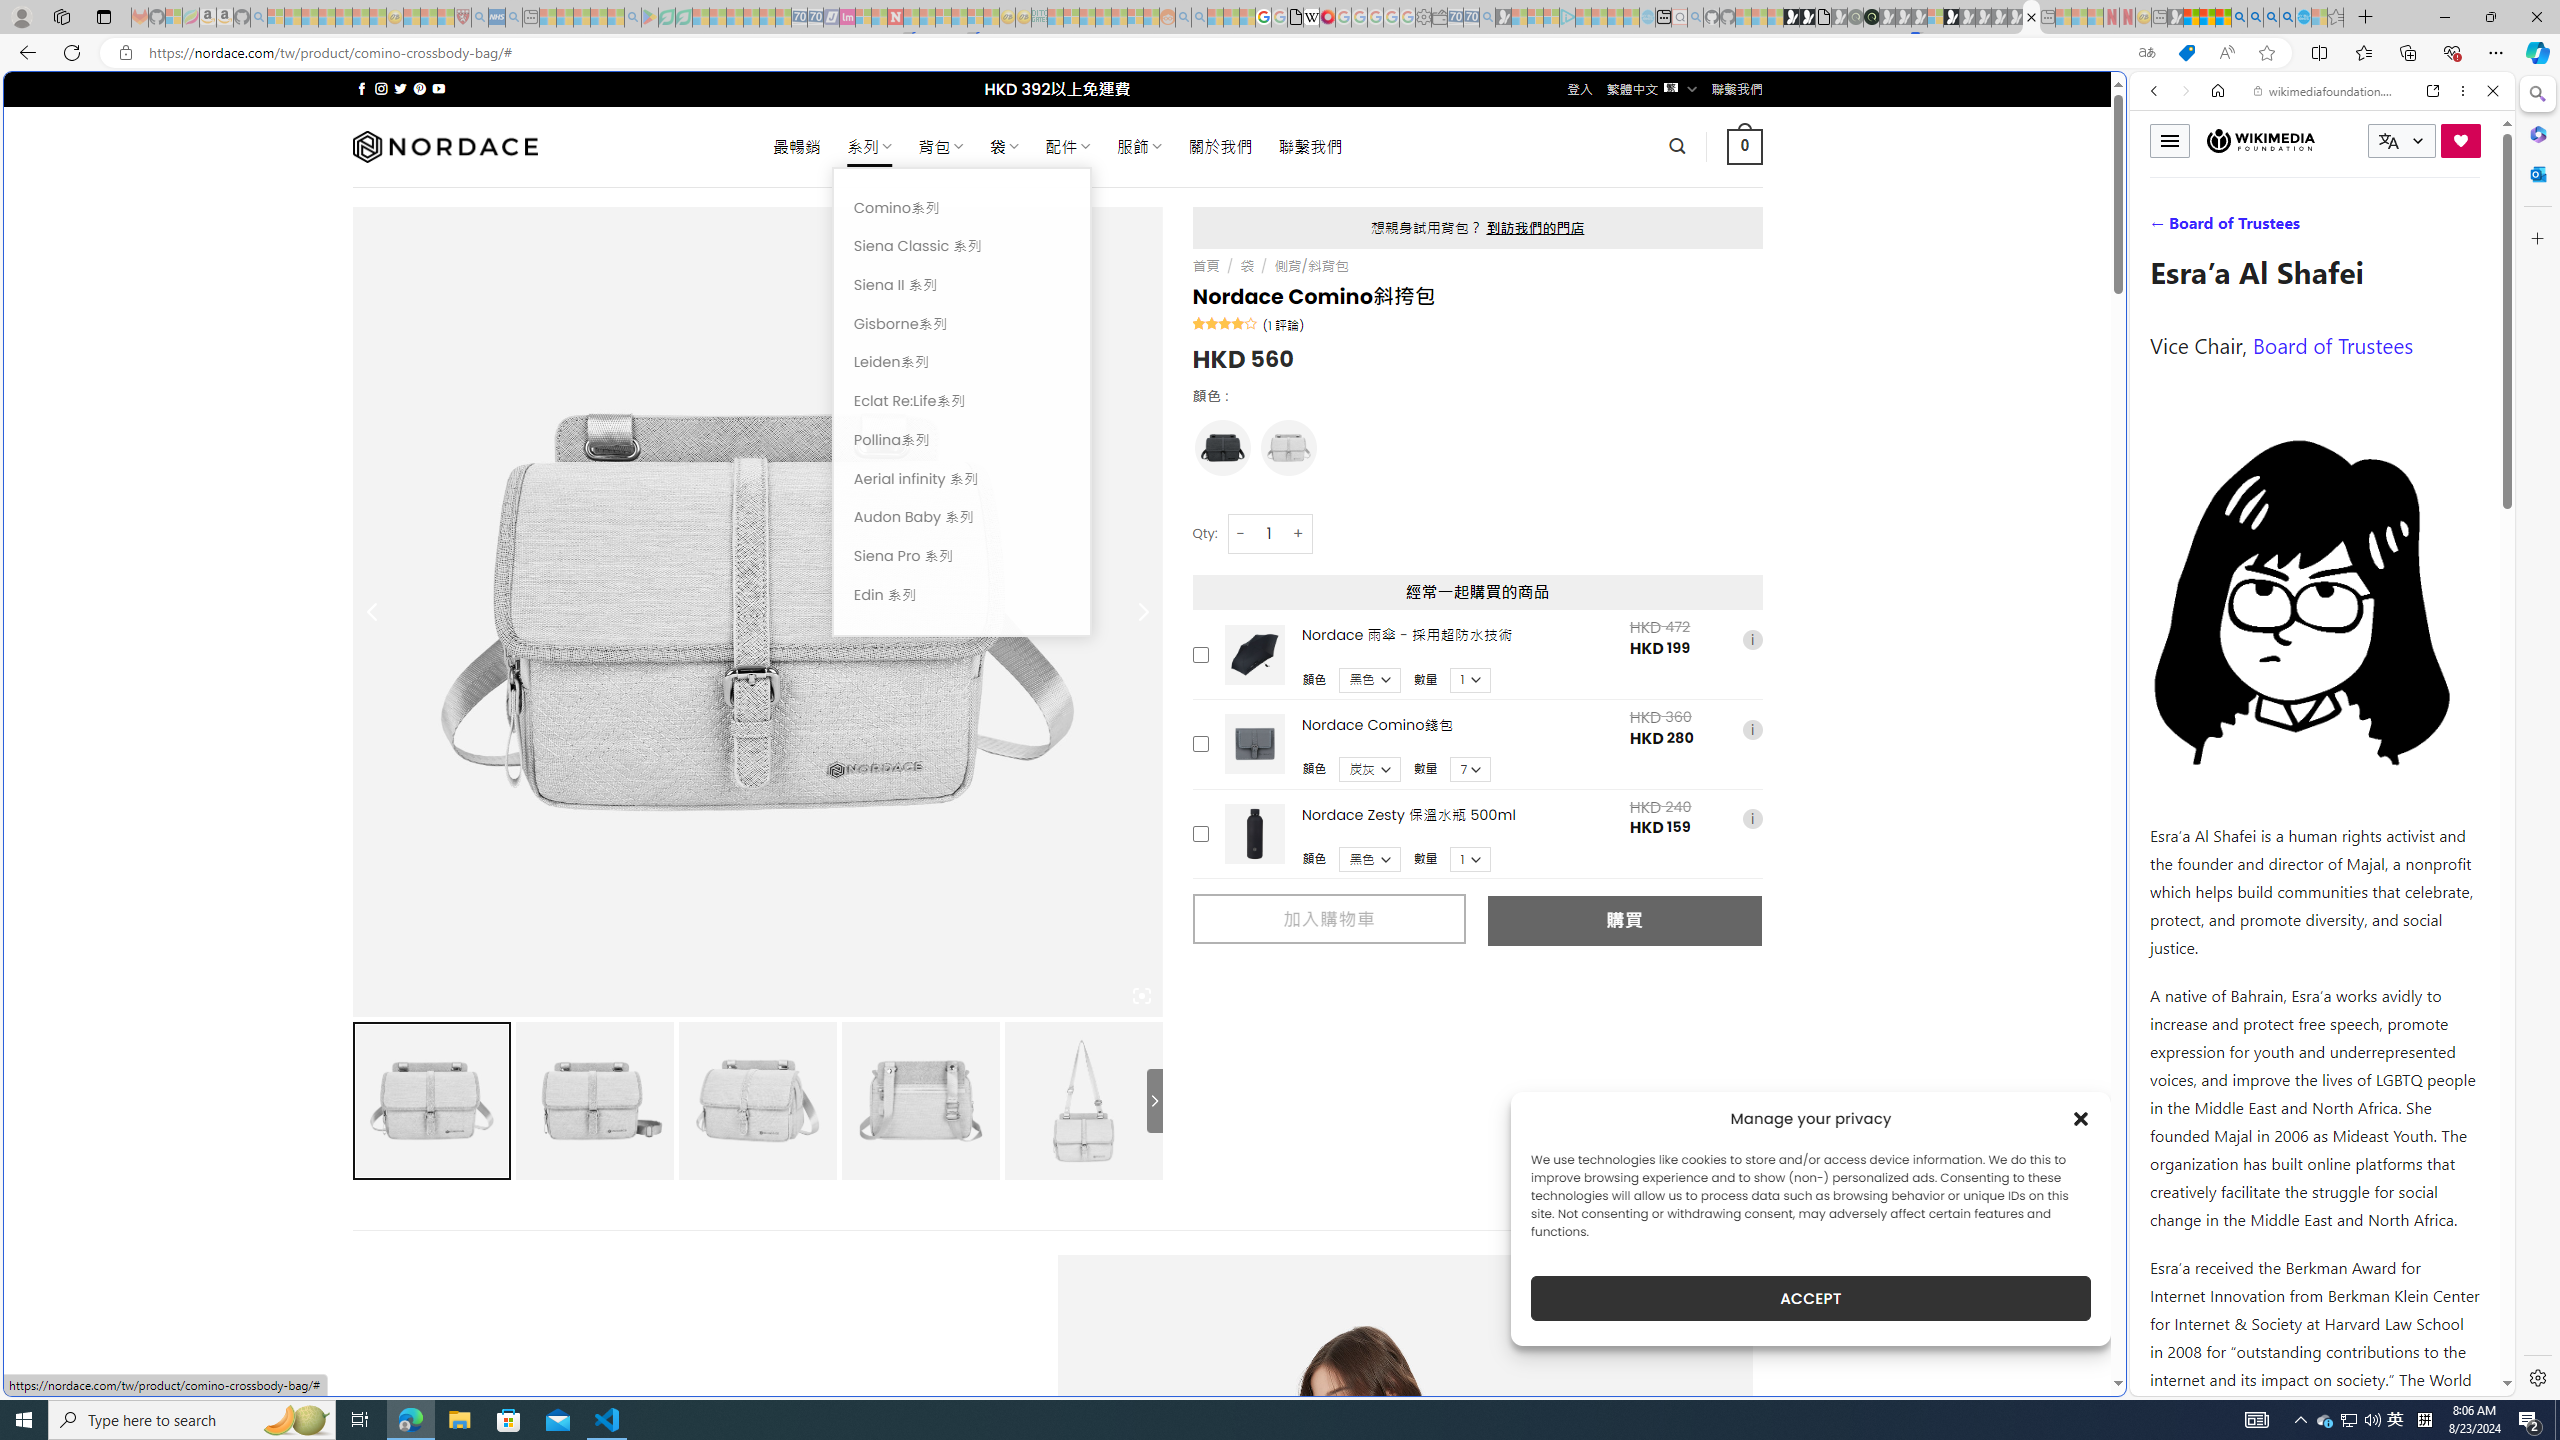  Describe the element at coordinates (665, 16) in the screenshot. I see `'Terms of Use Agreement - Sleeping'` at that location.